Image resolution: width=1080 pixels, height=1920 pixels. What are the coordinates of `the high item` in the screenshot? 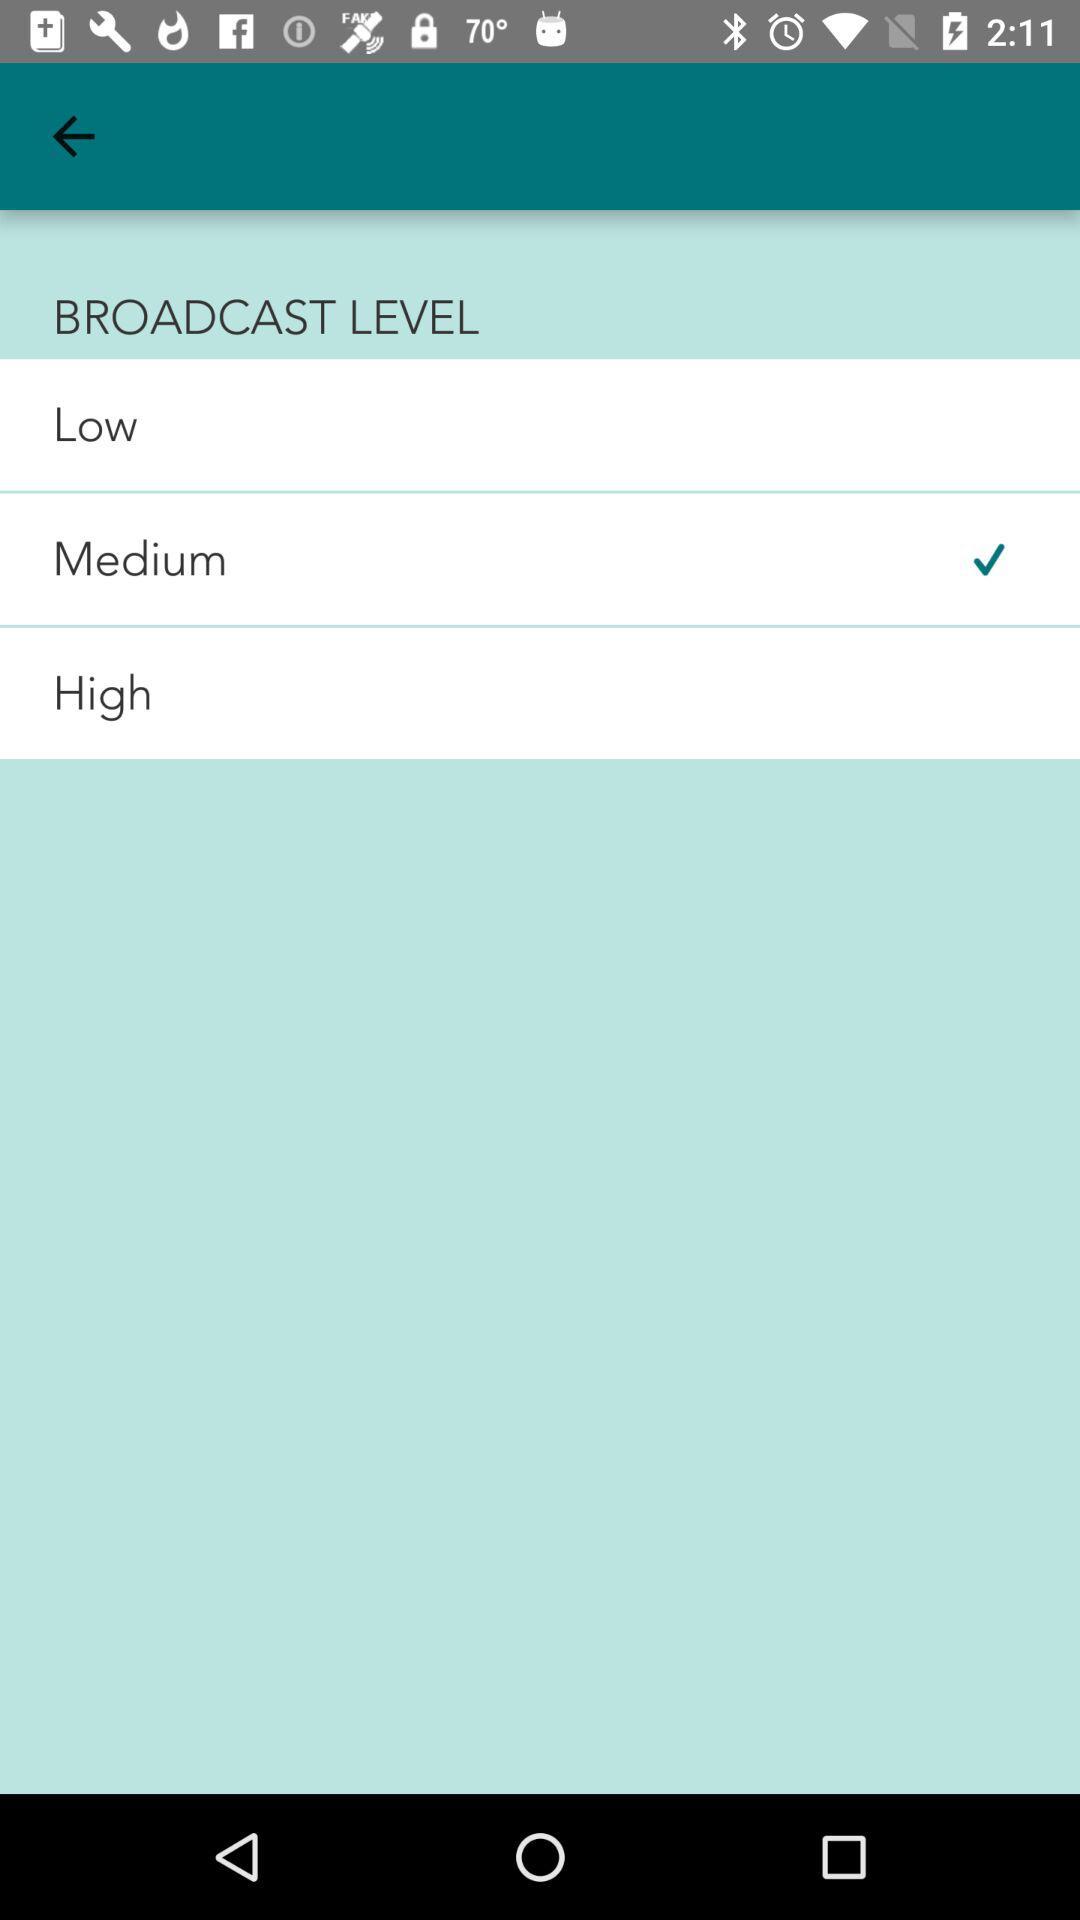 It's located at (75, 693).